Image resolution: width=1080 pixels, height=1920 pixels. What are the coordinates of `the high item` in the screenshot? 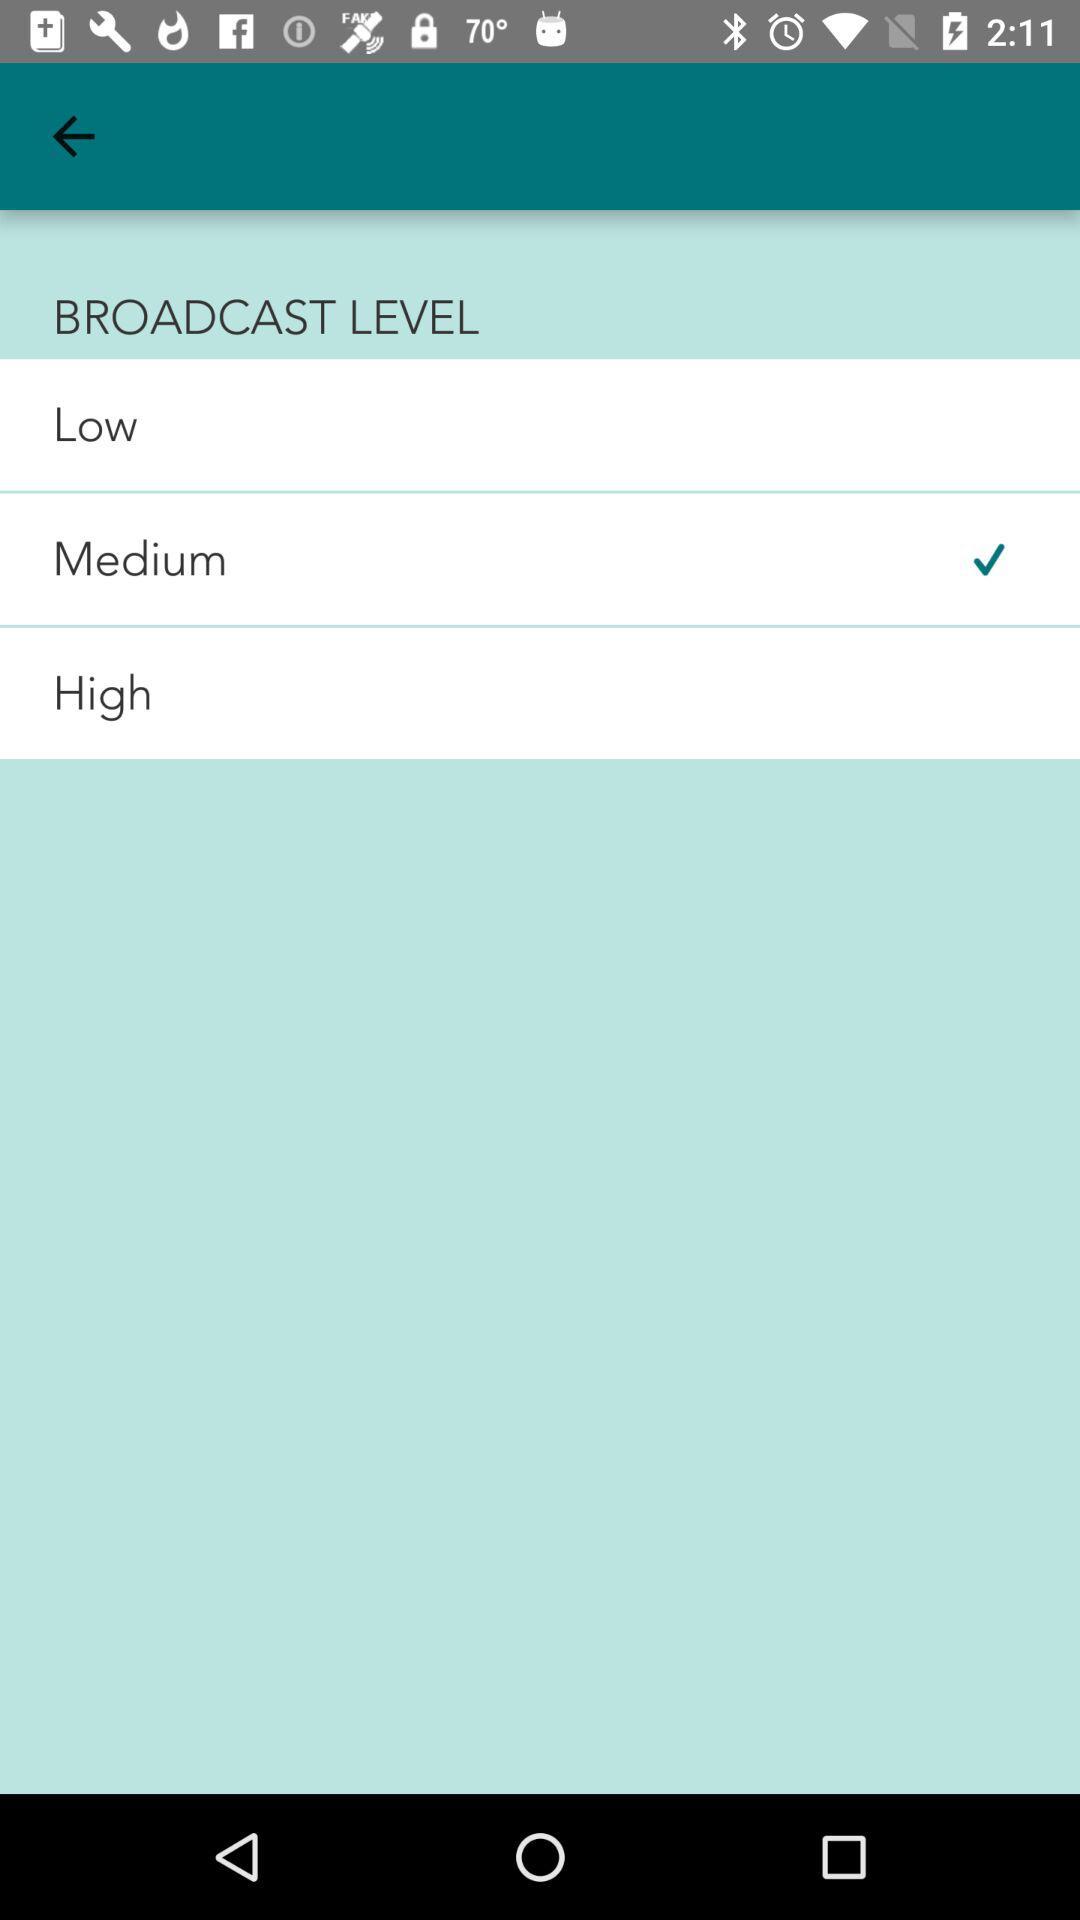 It's located at (75, 693).